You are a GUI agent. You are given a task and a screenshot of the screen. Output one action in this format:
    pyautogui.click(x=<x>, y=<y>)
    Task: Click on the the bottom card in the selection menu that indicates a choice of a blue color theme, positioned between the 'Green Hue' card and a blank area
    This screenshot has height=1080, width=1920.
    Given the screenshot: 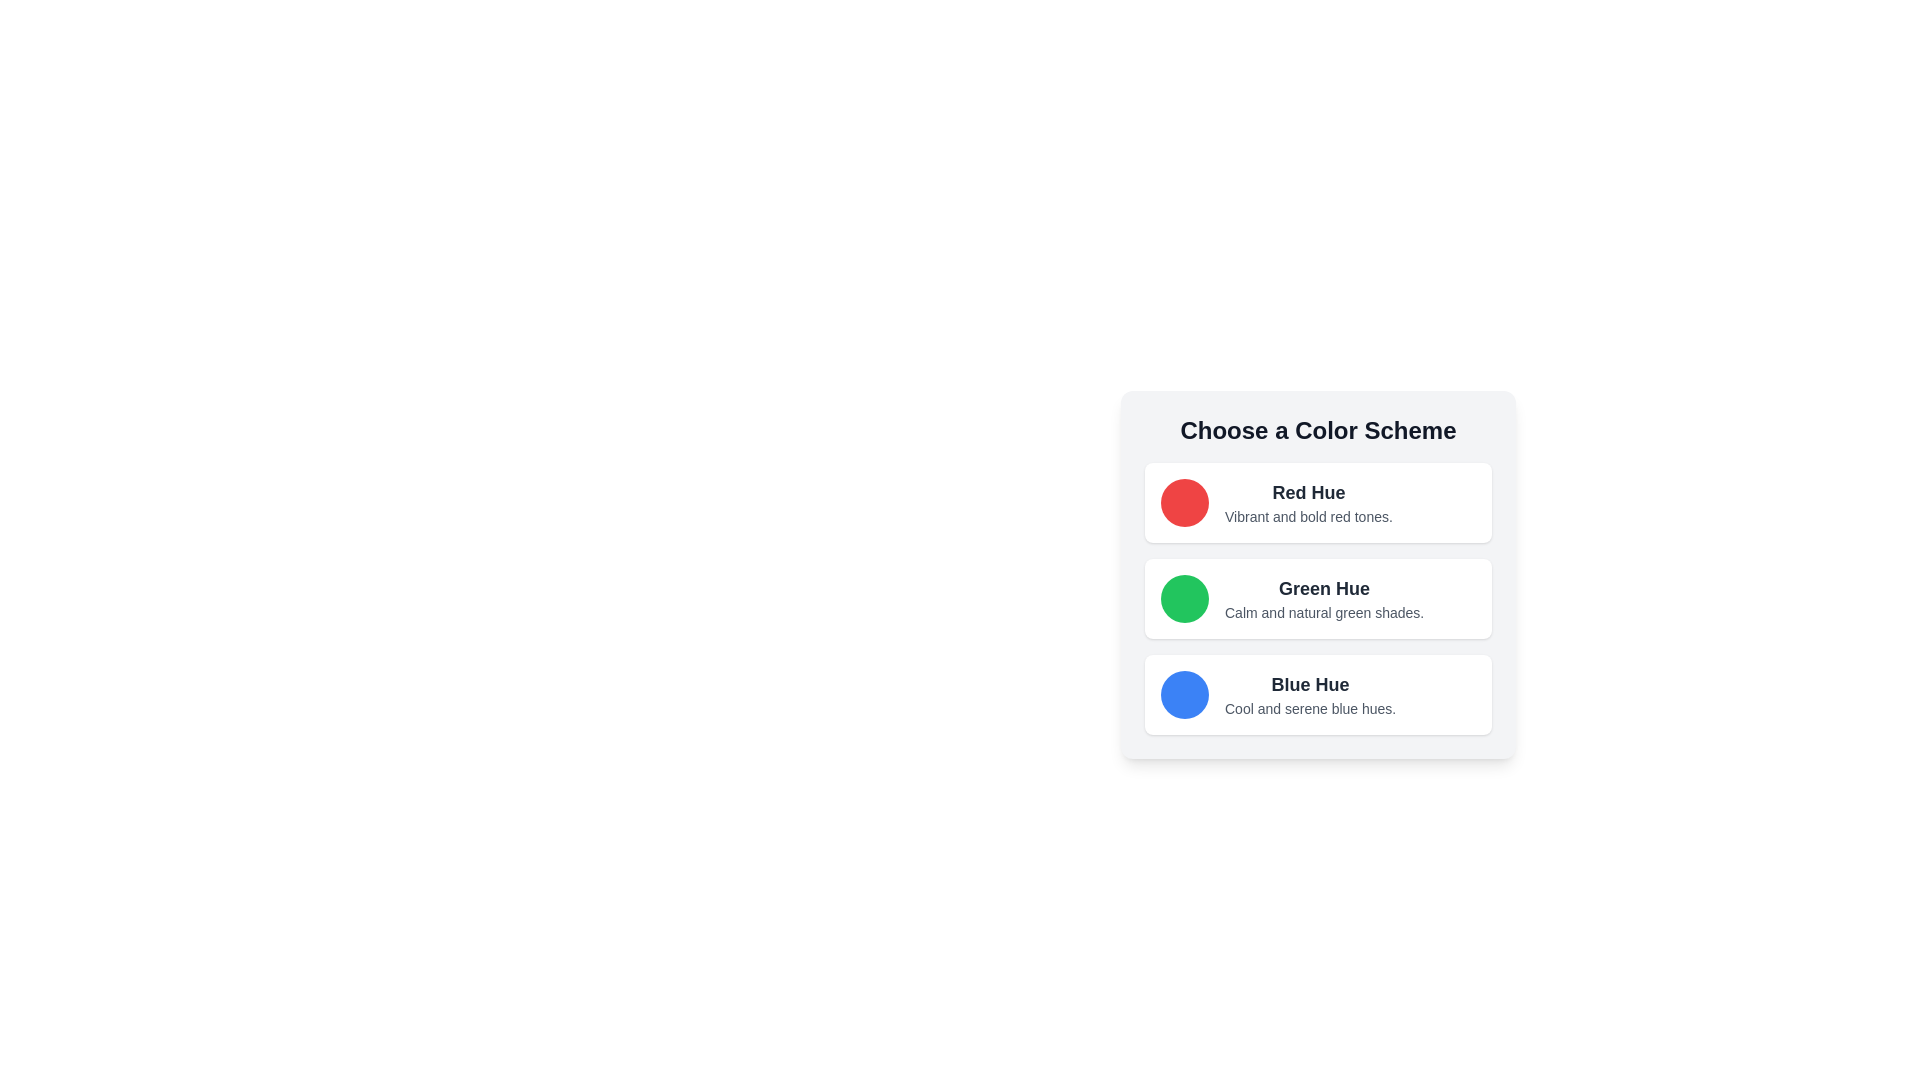 What is the action you would take?
    pyautogui.click(x=1318, y=693)
    